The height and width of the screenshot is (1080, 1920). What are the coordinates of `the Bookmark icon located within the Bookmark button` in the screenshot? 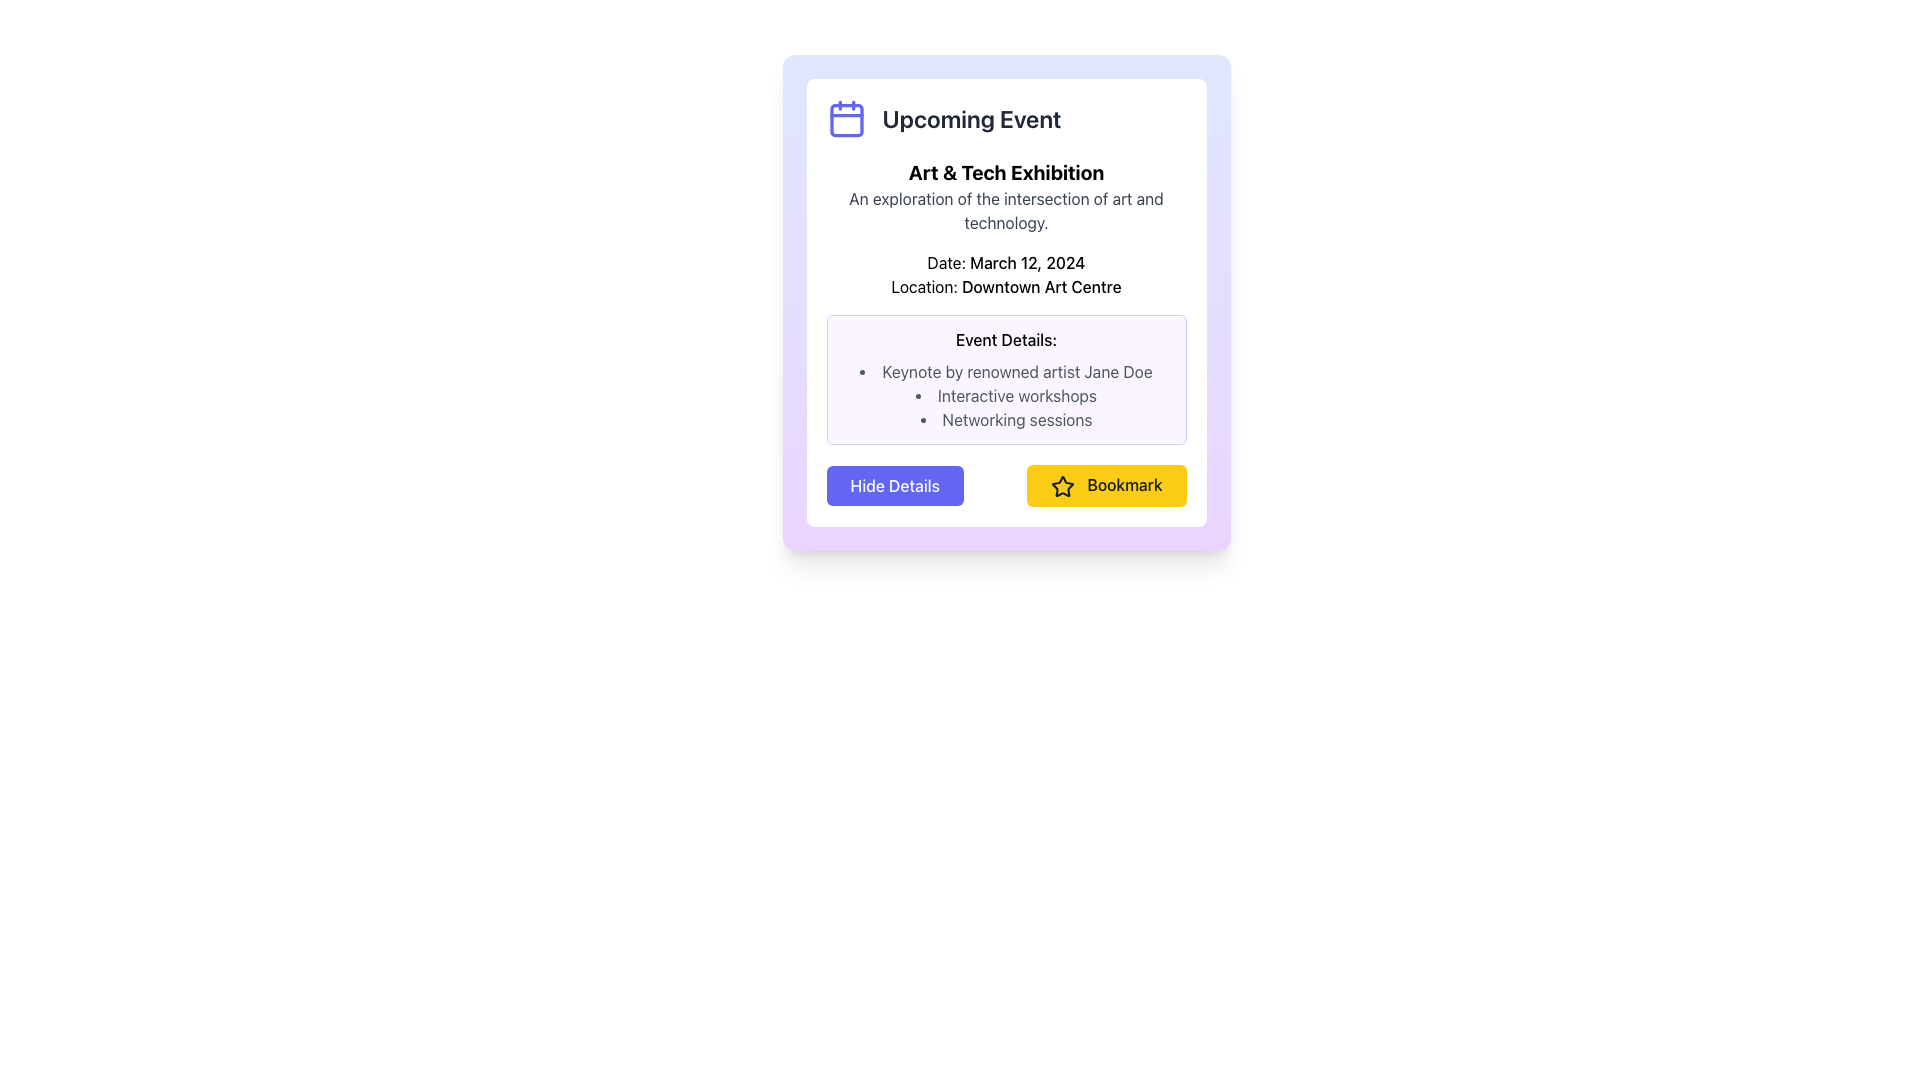 It's located at (1062, 486).